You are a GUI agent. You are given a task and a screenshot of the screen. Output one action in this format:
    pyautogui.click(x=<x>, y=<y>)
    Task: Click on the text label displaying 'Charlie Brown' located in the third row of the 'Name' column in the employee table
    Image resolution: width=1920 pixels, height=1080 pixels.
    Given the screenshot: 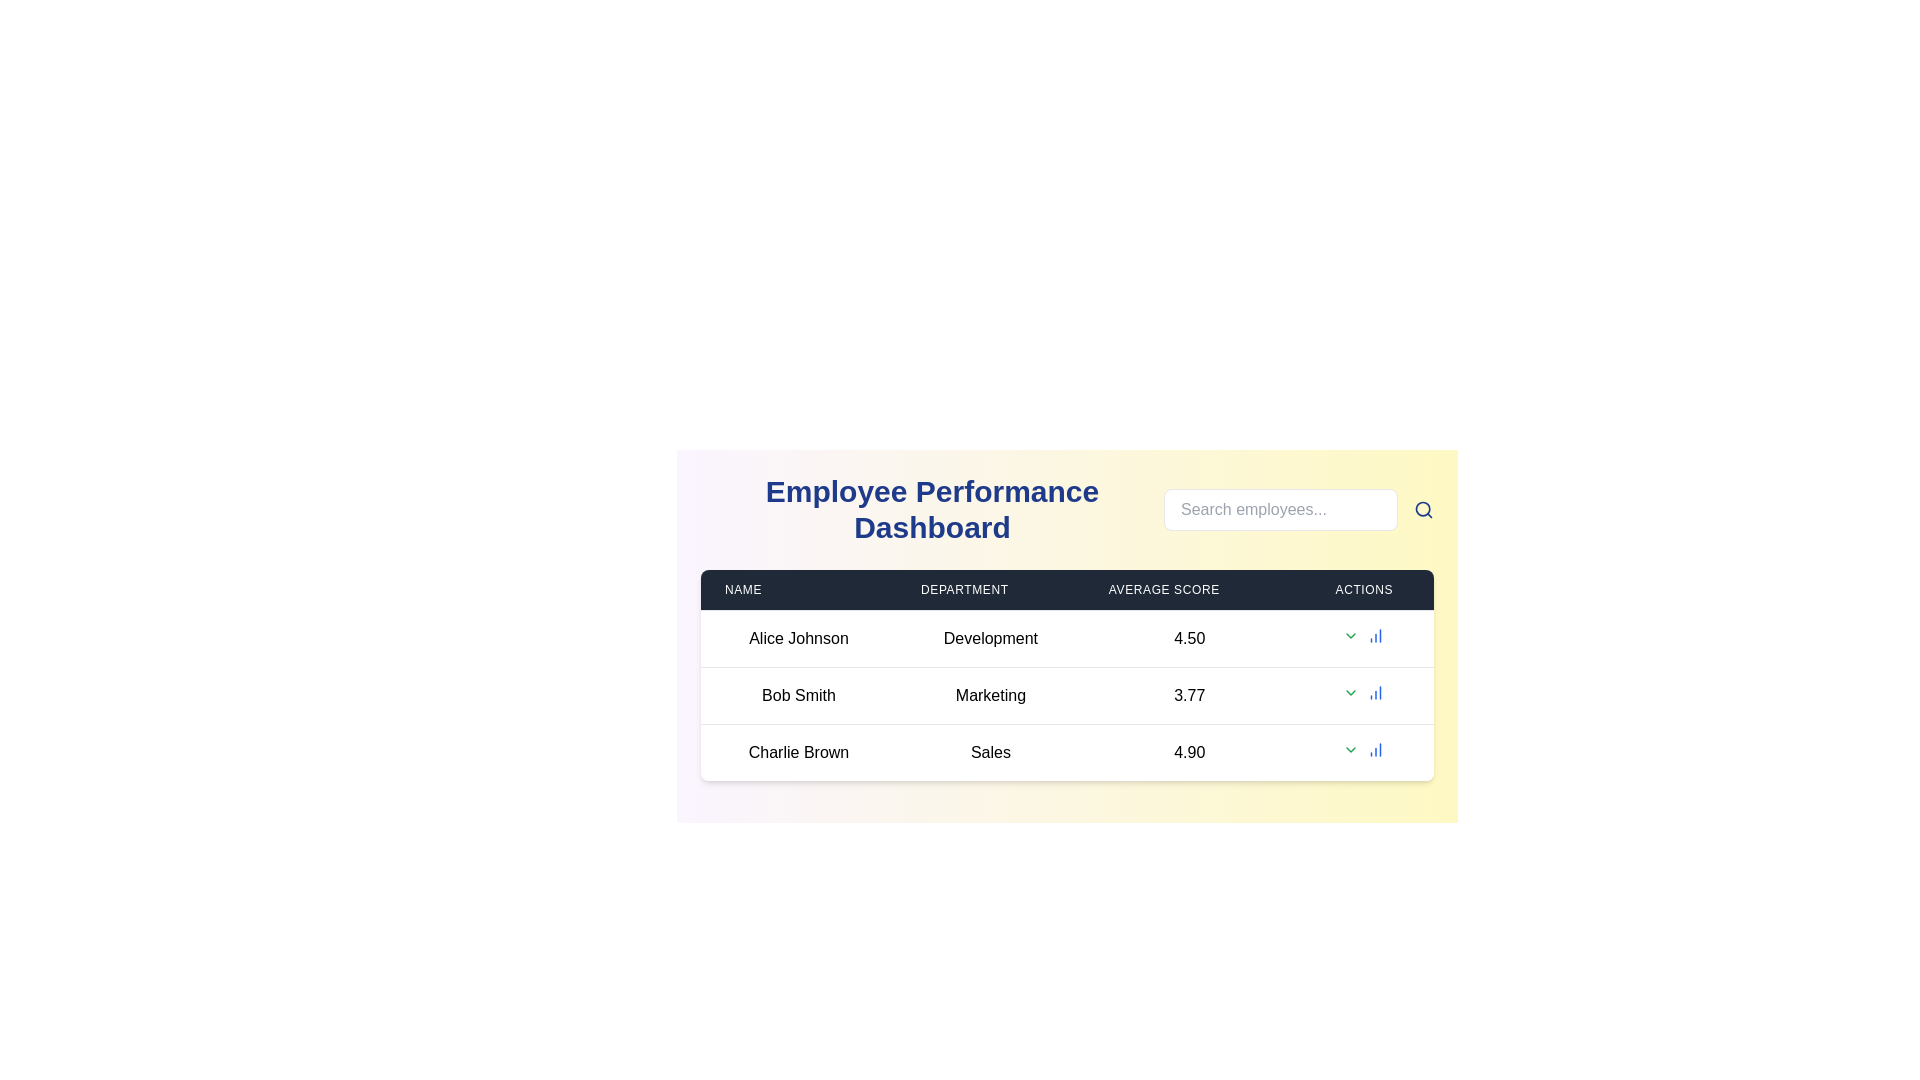 What is the action you would take?
    pyautogui.click(x=798, y=752)
    